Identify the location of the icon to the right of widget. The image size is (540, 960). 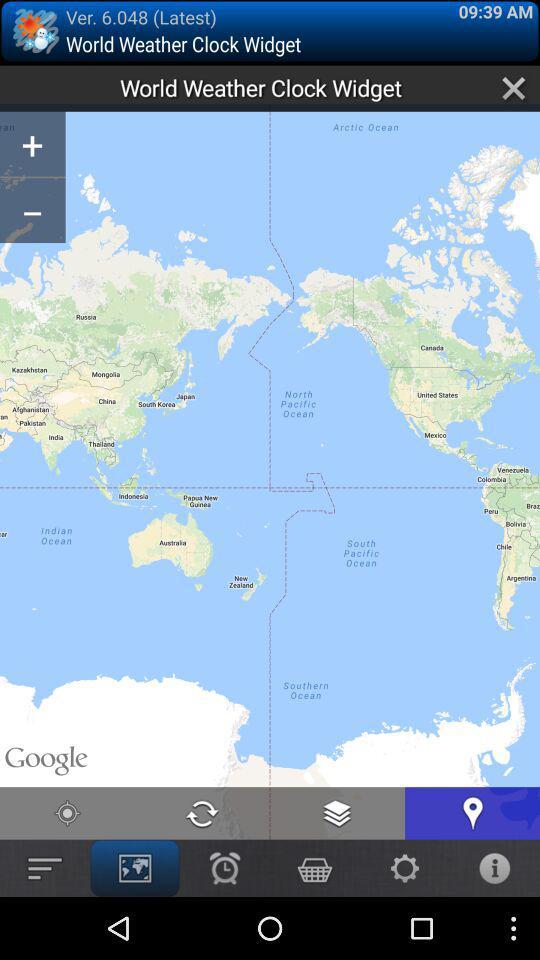
(514, 88).